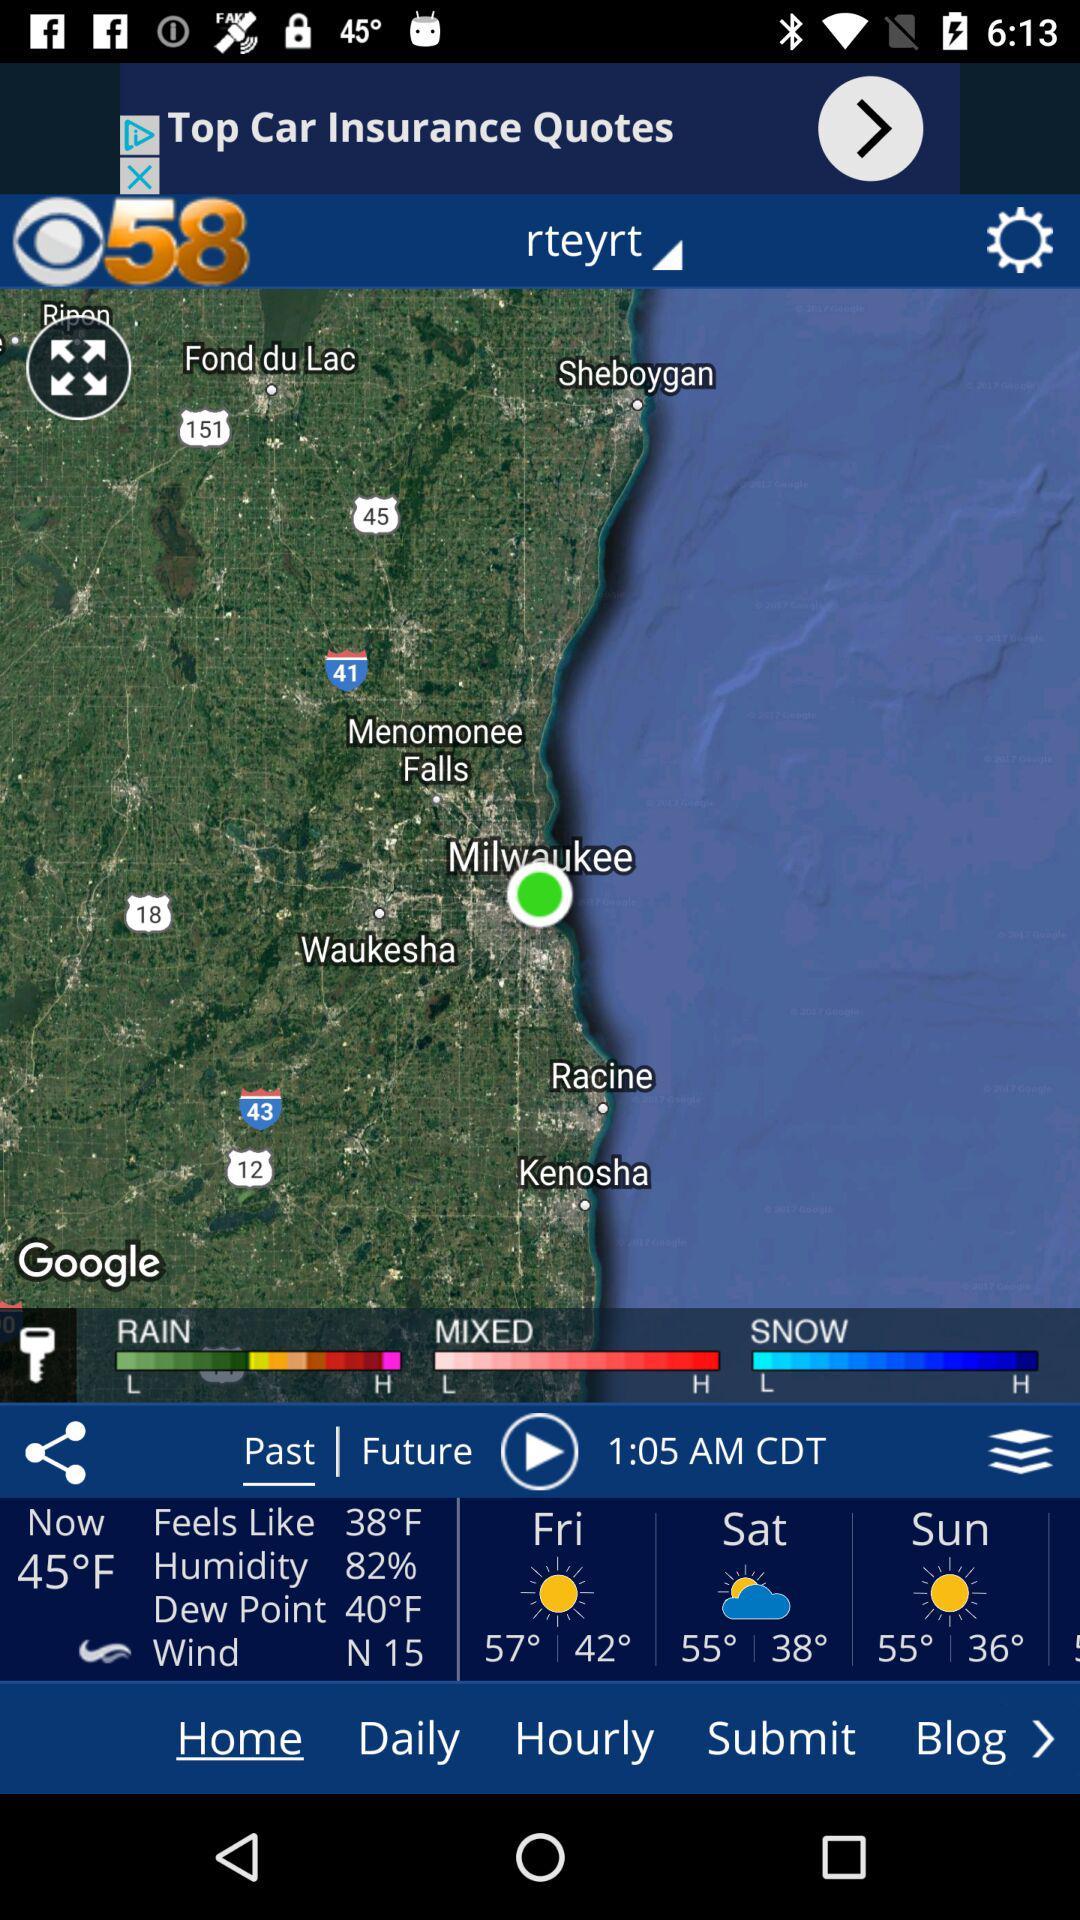  Describe the element at coordinates (58, 1451) in the screenshot. I see `the share icon` at that location.